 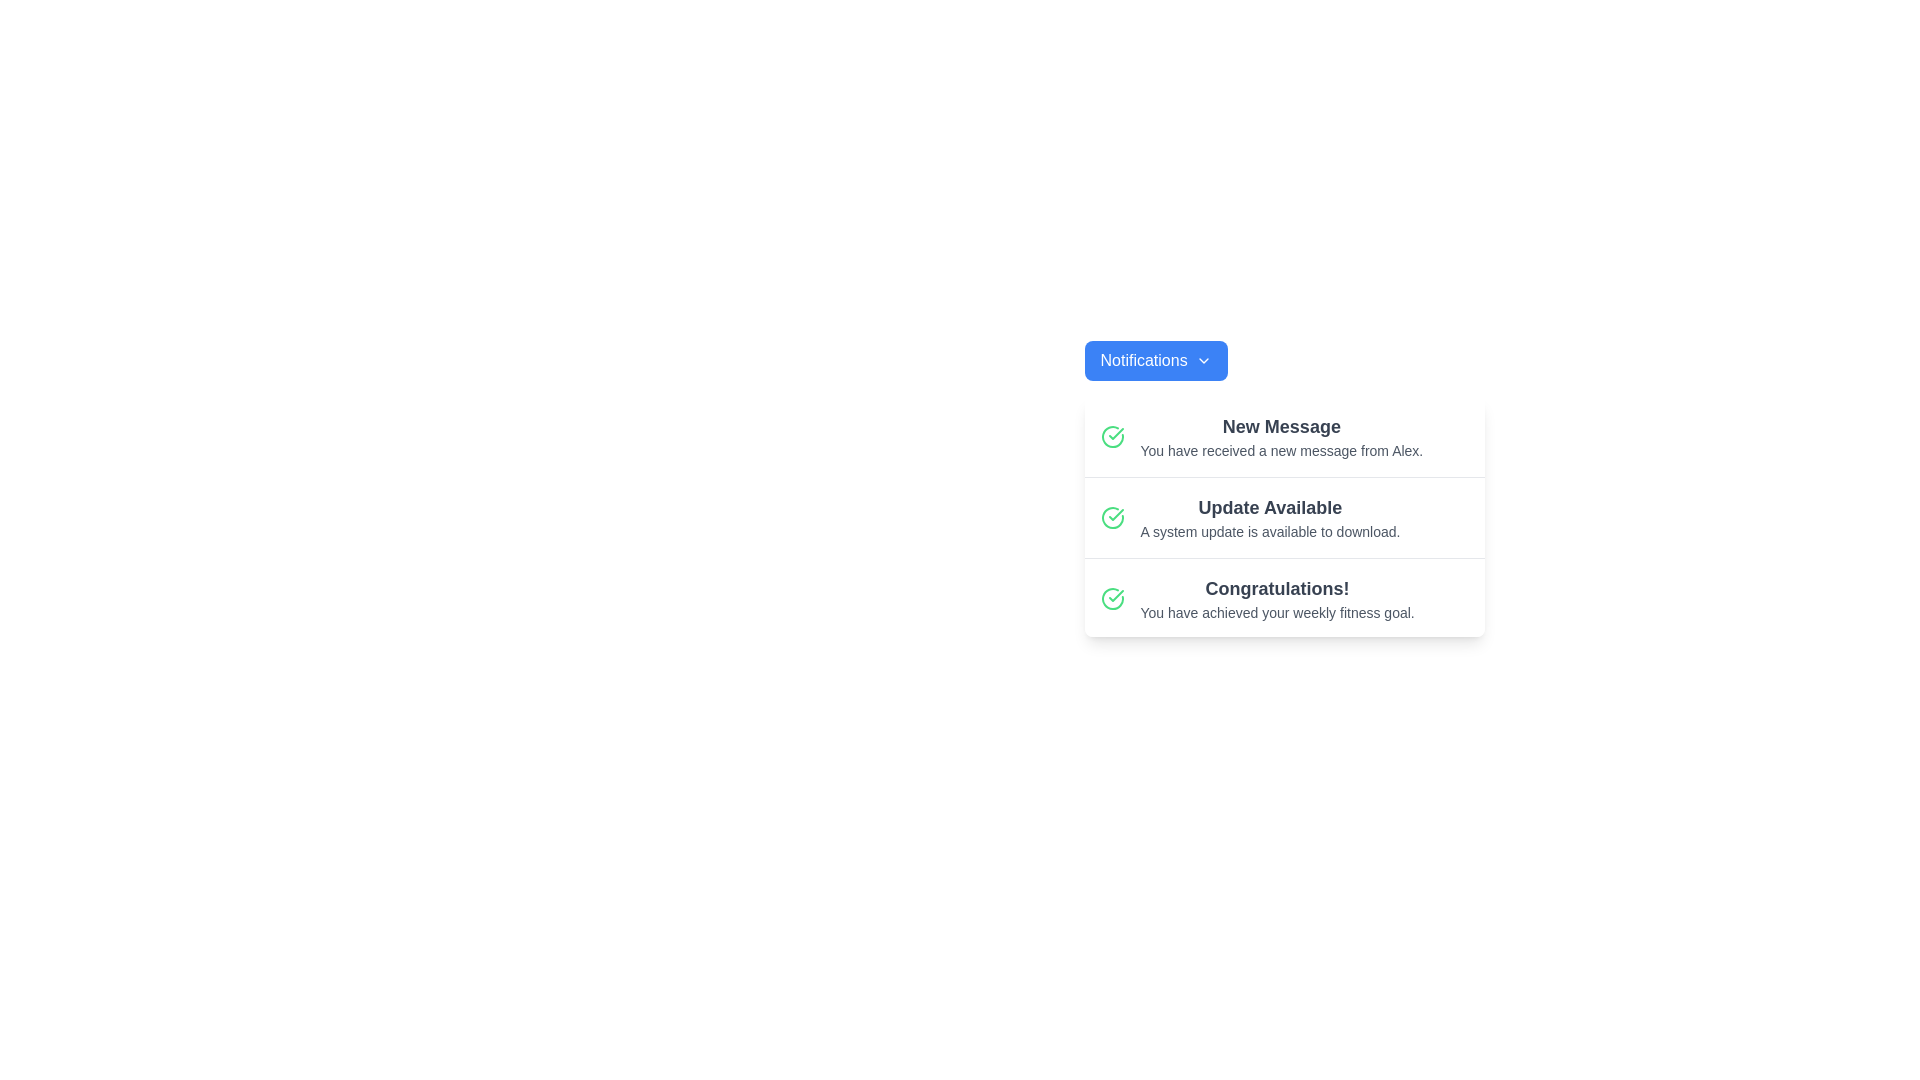 What do you see at coordinates (1284, 517) in the screenshot?
I see `the Notification Item with a green circular checkmark, which says 'Update Available' in bold and 'A system update is available to download.'` at bounding box center [1284, 517].